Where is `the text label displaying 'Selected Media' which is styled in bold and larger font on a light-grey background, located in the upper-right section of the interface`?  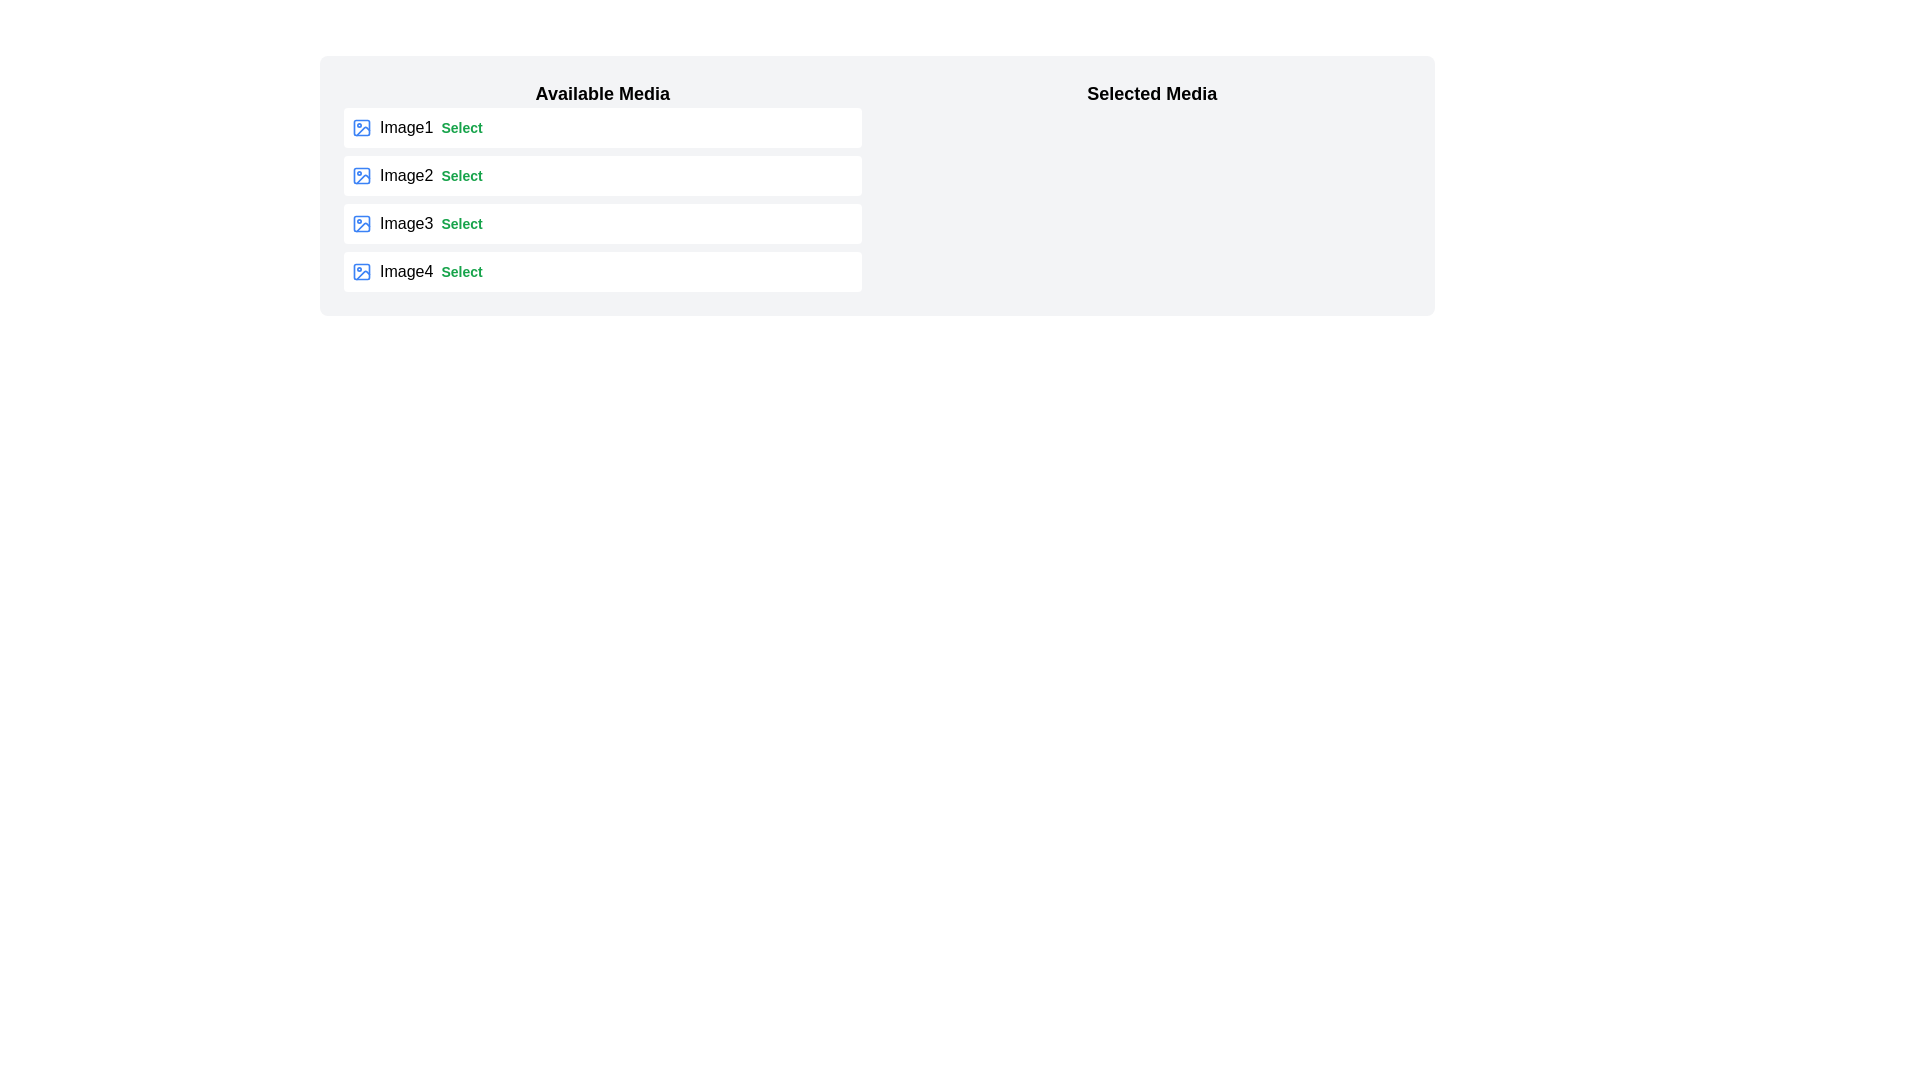
the text label displaying 'Selected Media' which is styled in bold and larger font on a light-grey background, located in the upper-right section of the interface is located at coordinates (1152, 93).